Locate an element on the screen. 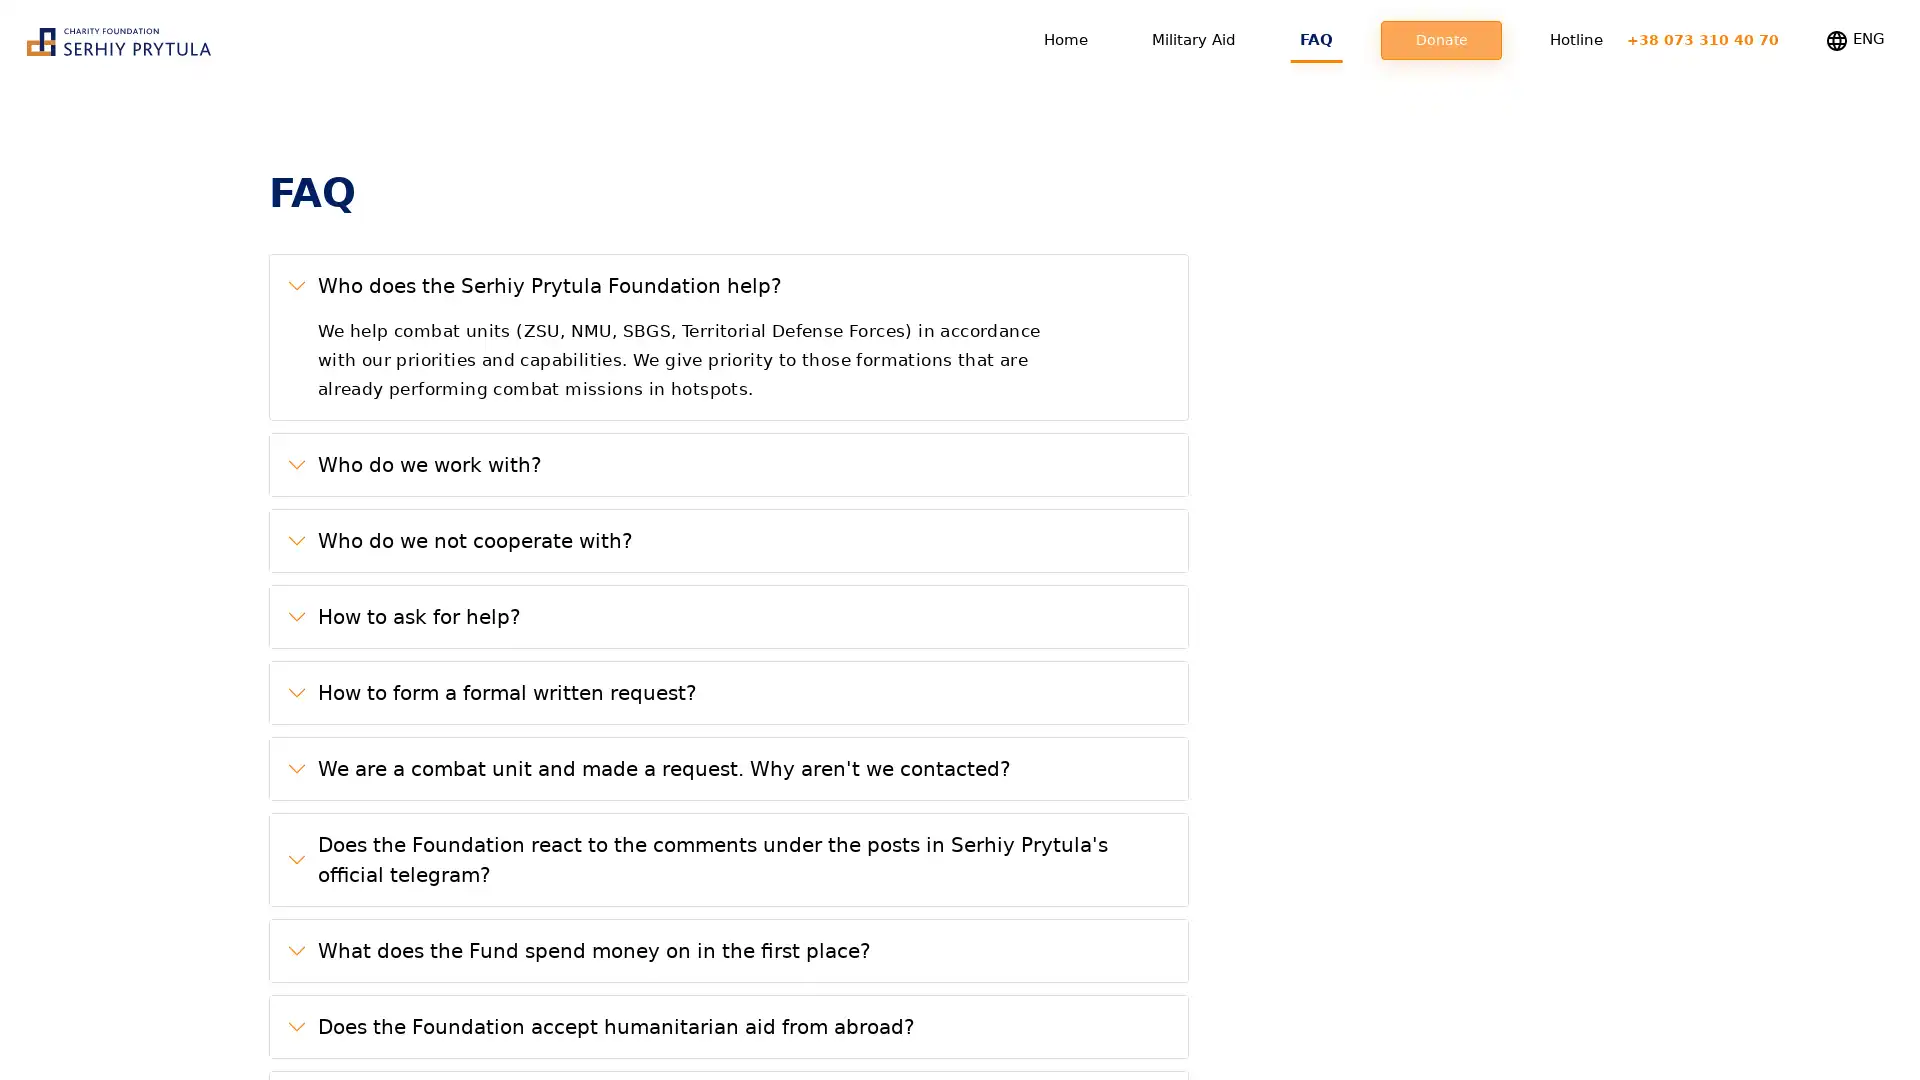  How to ask for help? is located at coordinates (727, 616).